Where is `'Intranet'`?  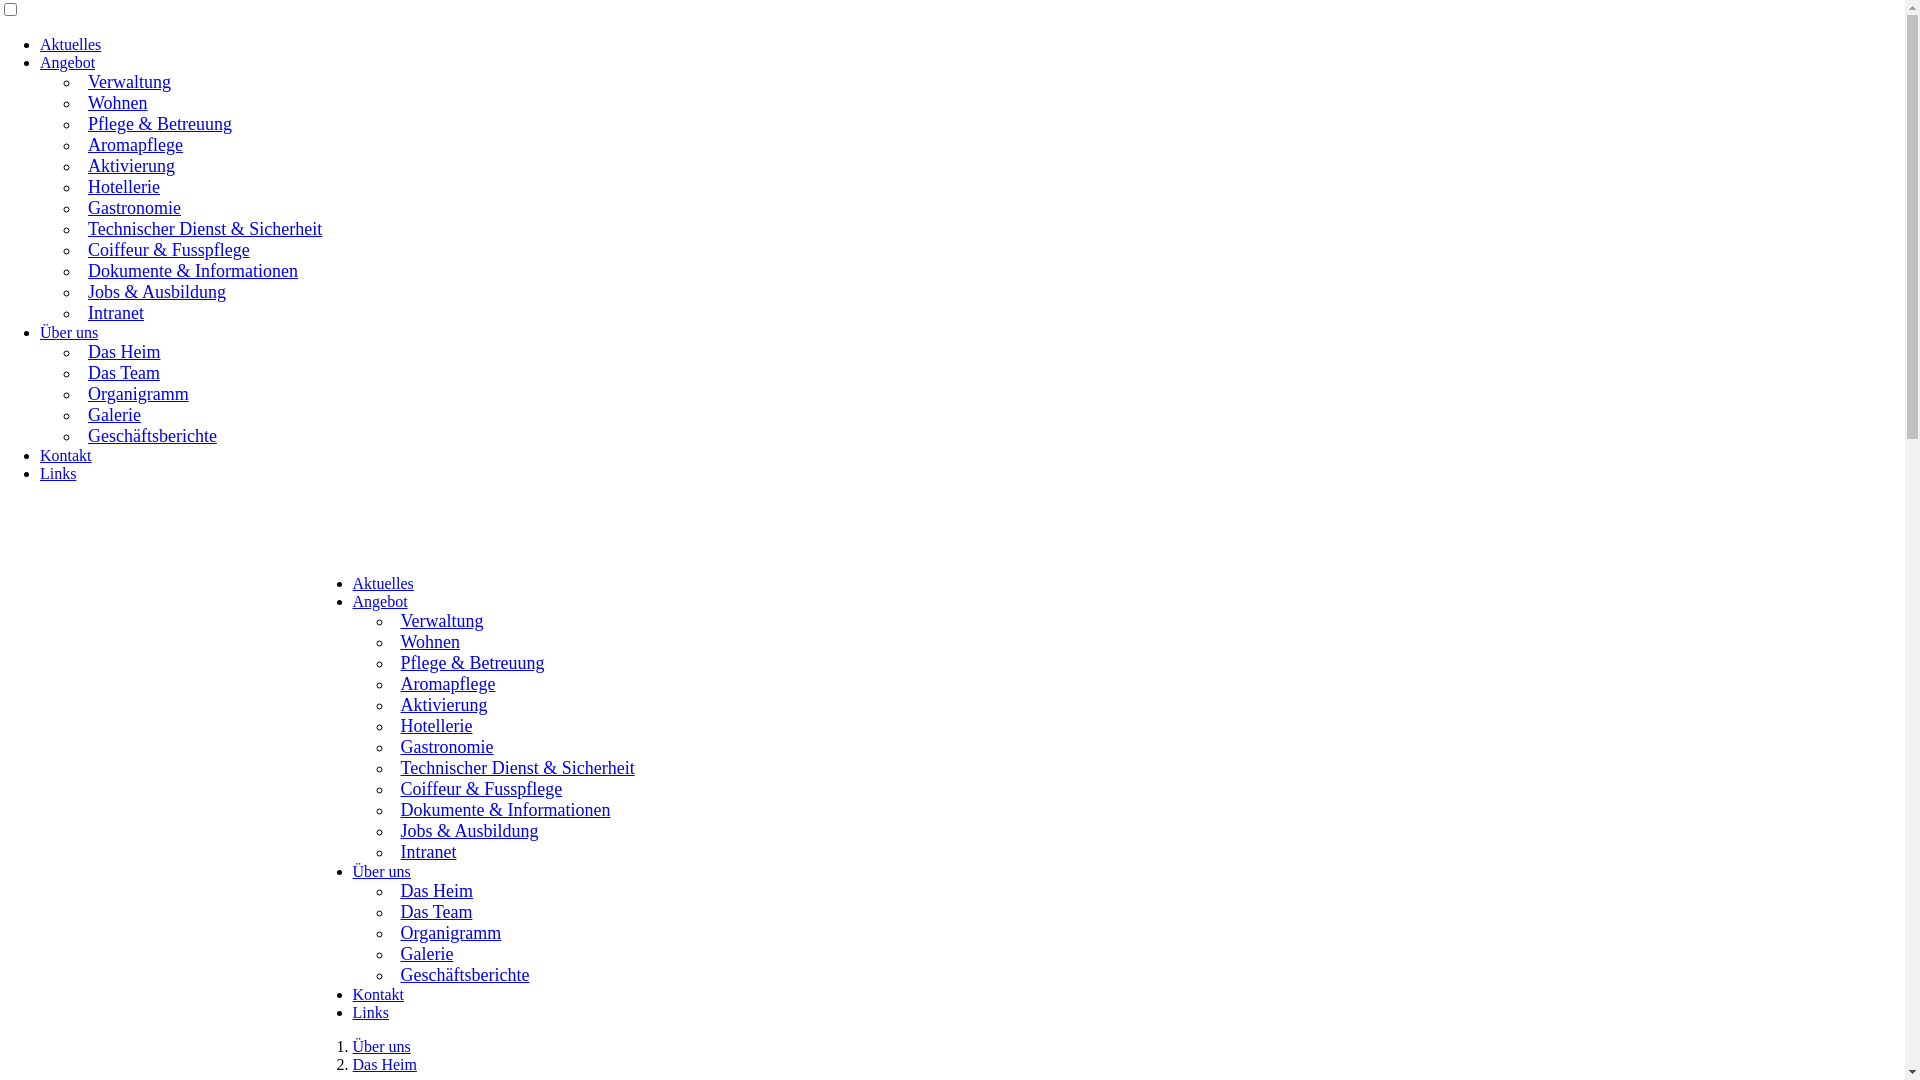
'Intranet' is located at coordinates (113, 311).